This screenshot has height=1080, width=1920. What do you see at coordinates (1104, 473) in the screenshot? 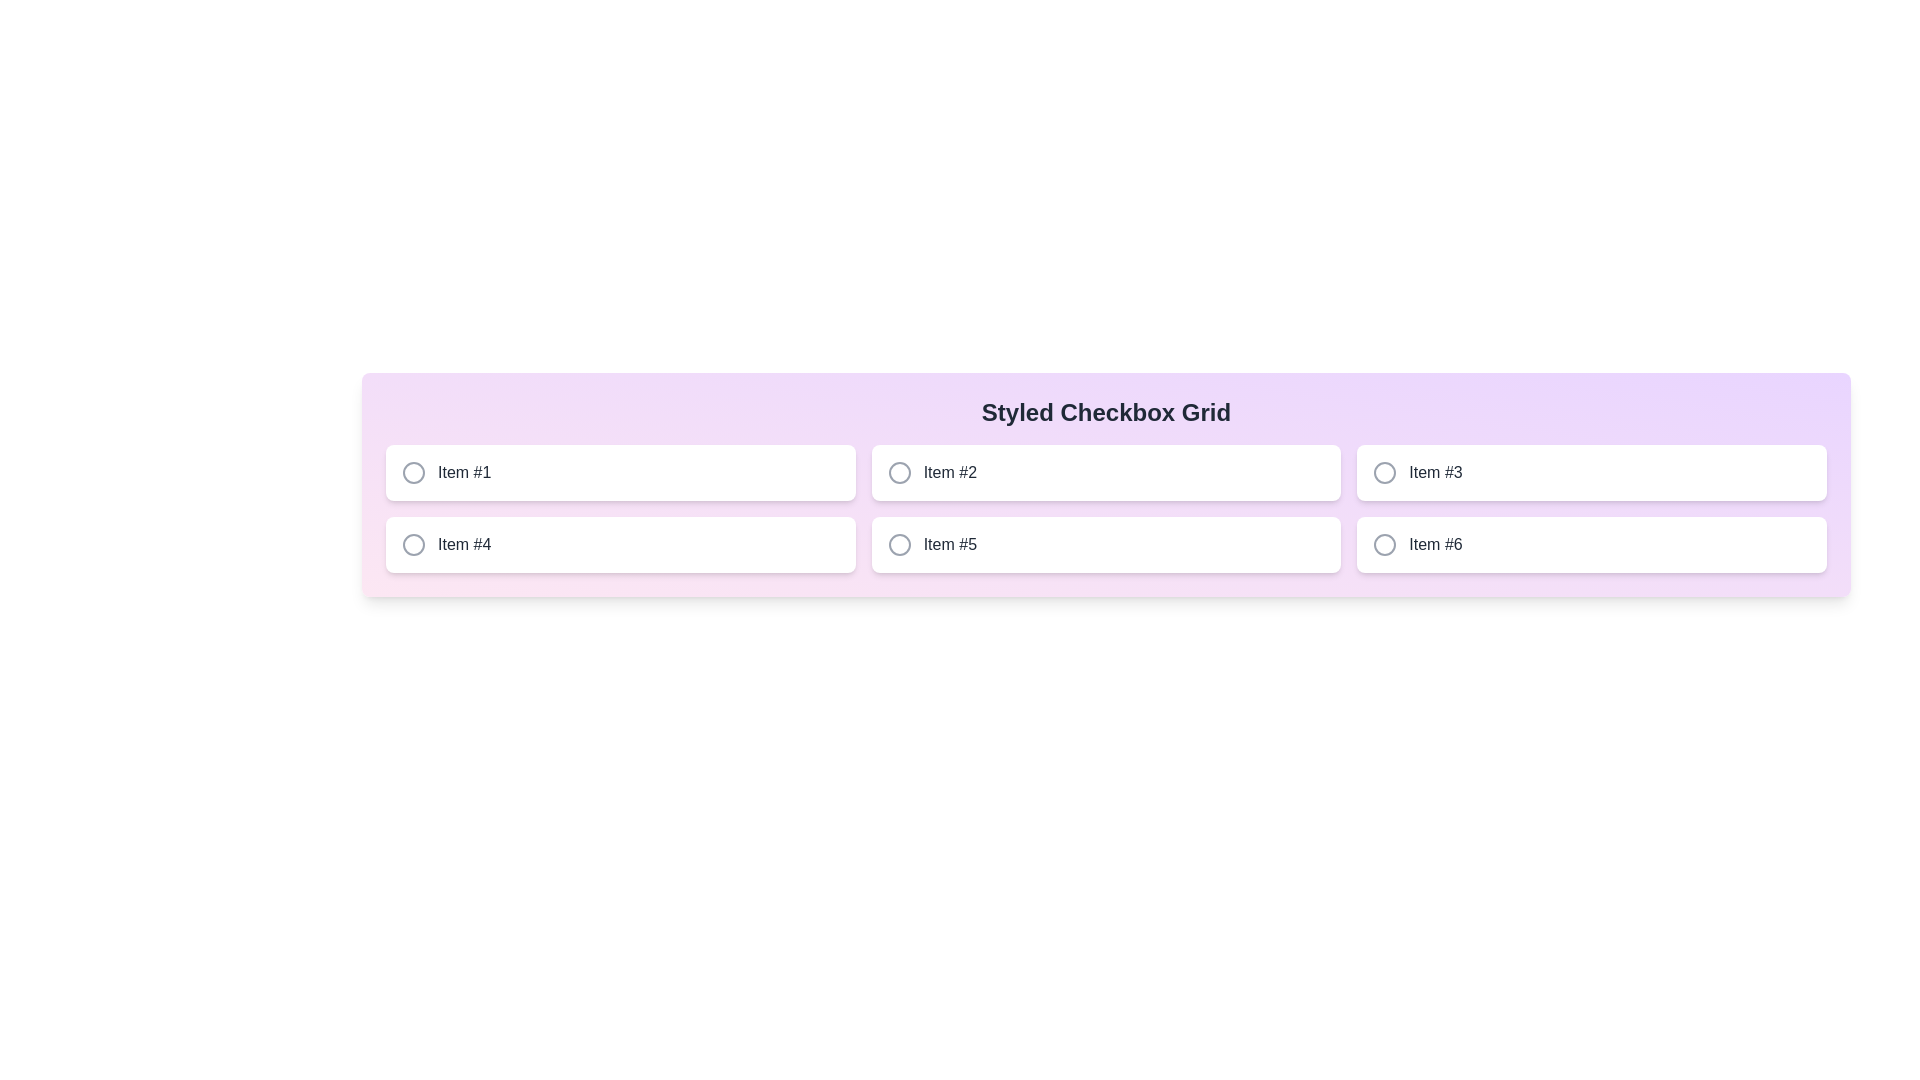
I see `the button labeled Item #2 to observe style changes` at bounding box center [1104, 473].